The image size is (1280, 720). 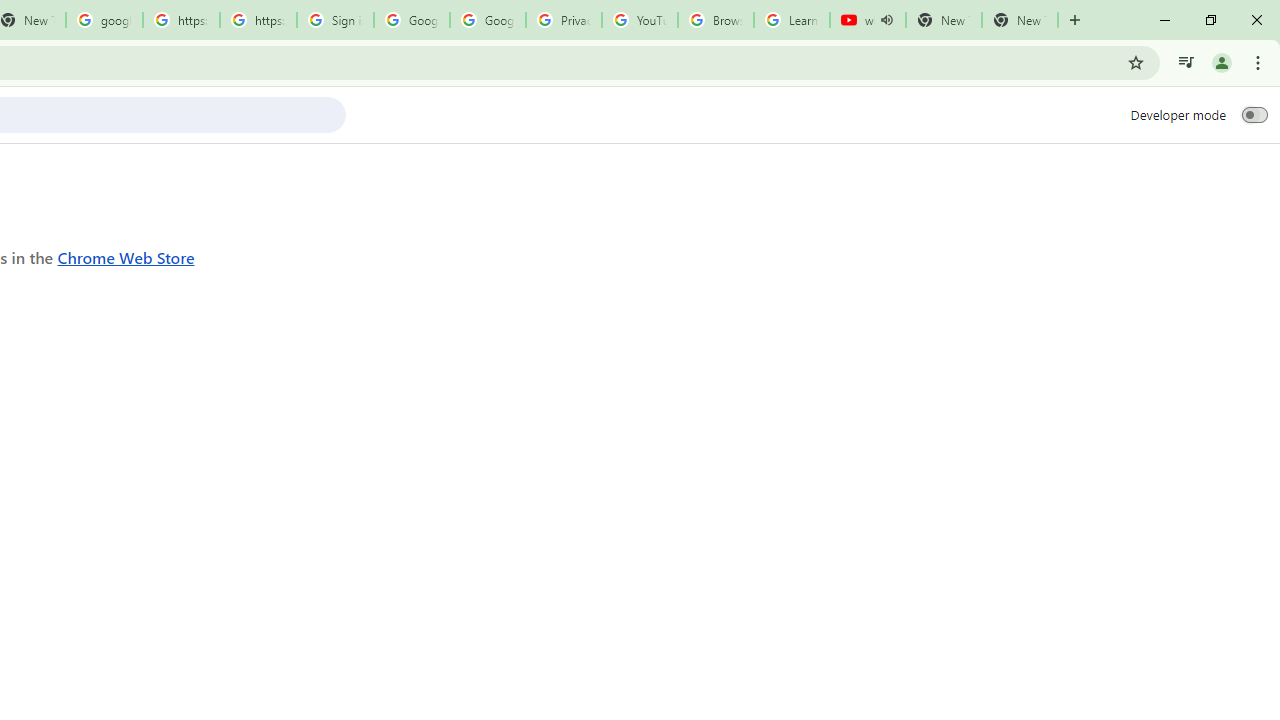 I want to click on 'New Tab', so click(x=1020, y=20).